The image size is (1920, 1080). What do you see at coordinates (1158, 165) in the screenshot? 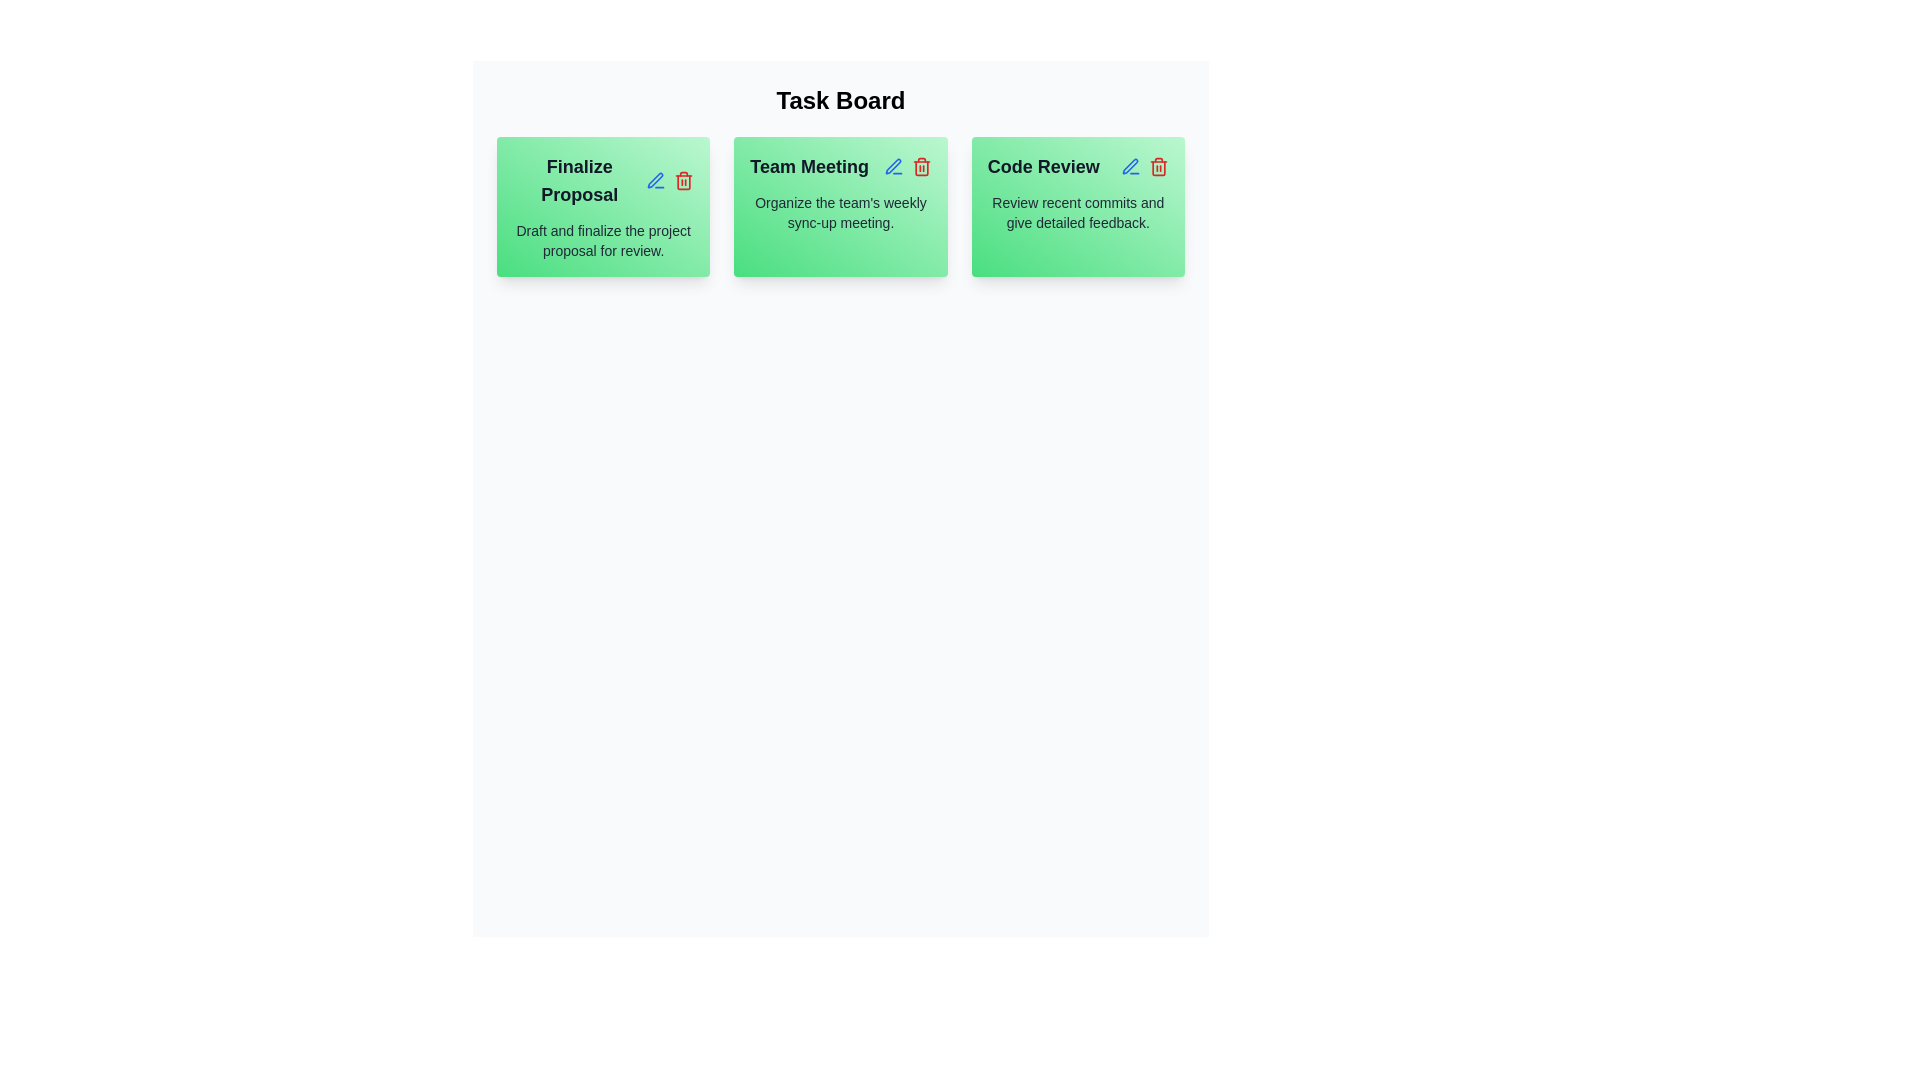
I see `the delete icon for the task titled Code Review` at bounding box center [1158, 165].